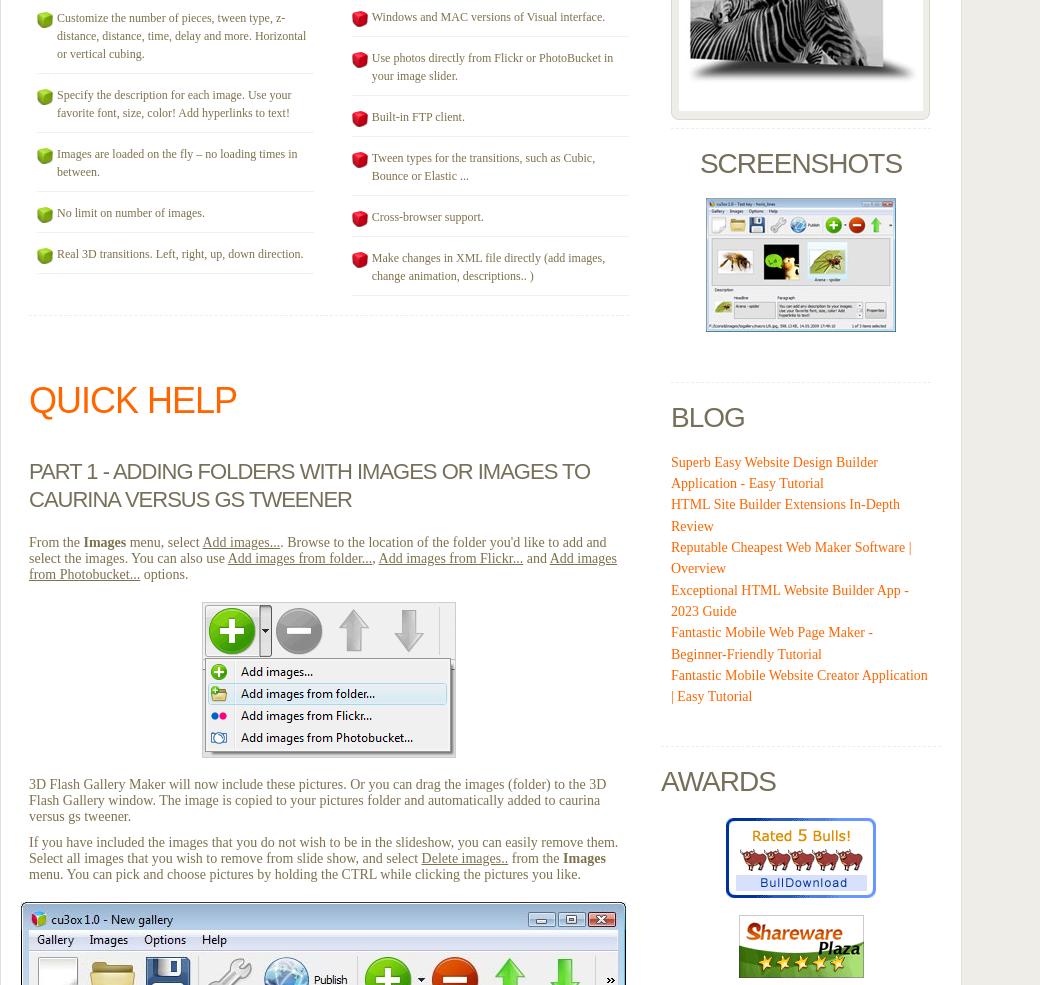  Describe the element at coordinates (534, 857) in the screenshot. I see `'from the'` at that location.